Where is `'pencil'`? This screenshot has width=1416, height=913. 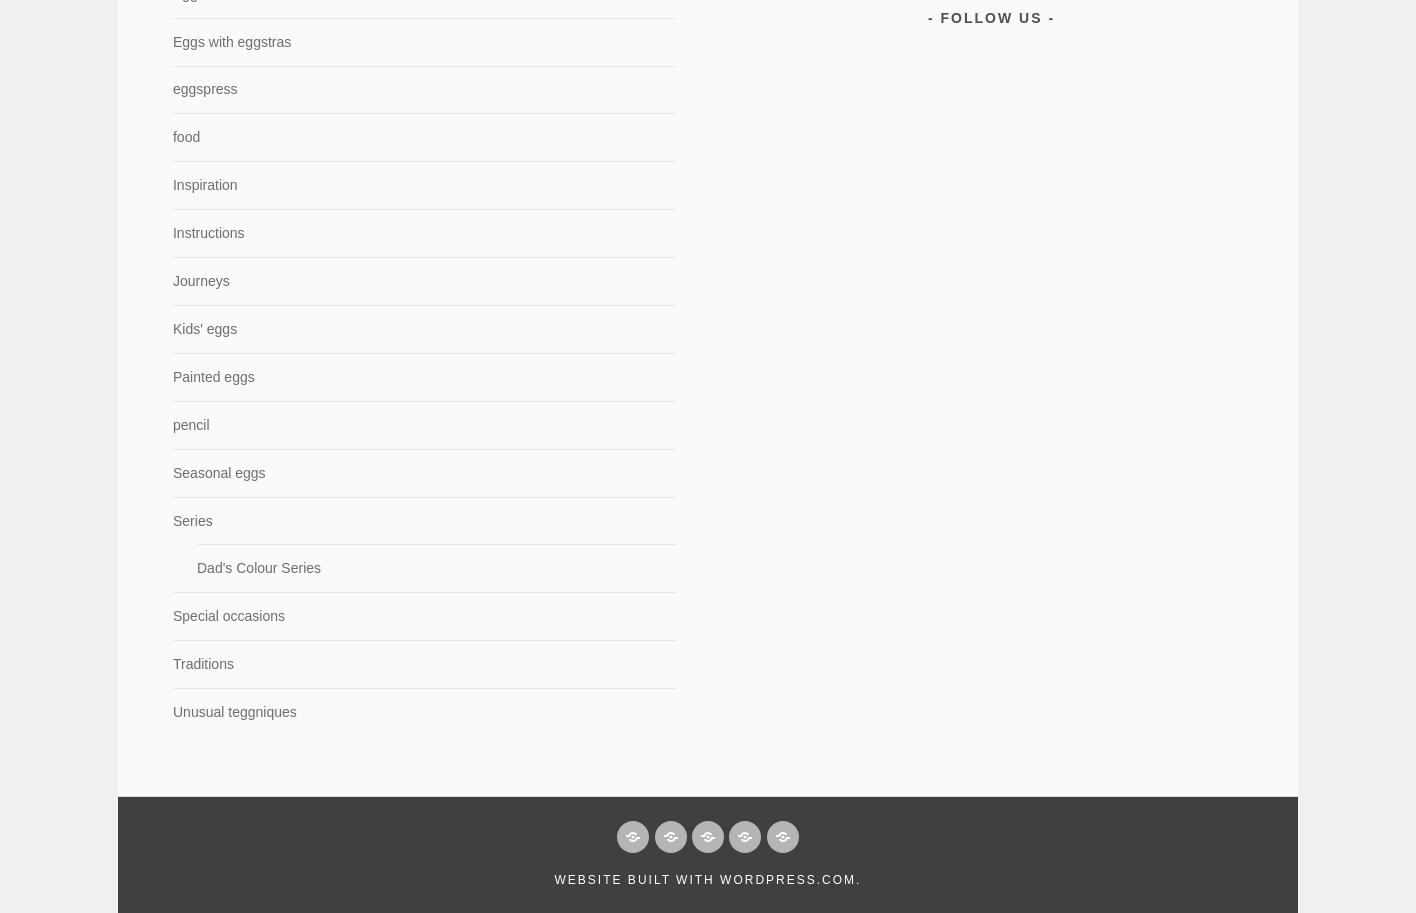 'pencil' is located at coordinates (189, 425).